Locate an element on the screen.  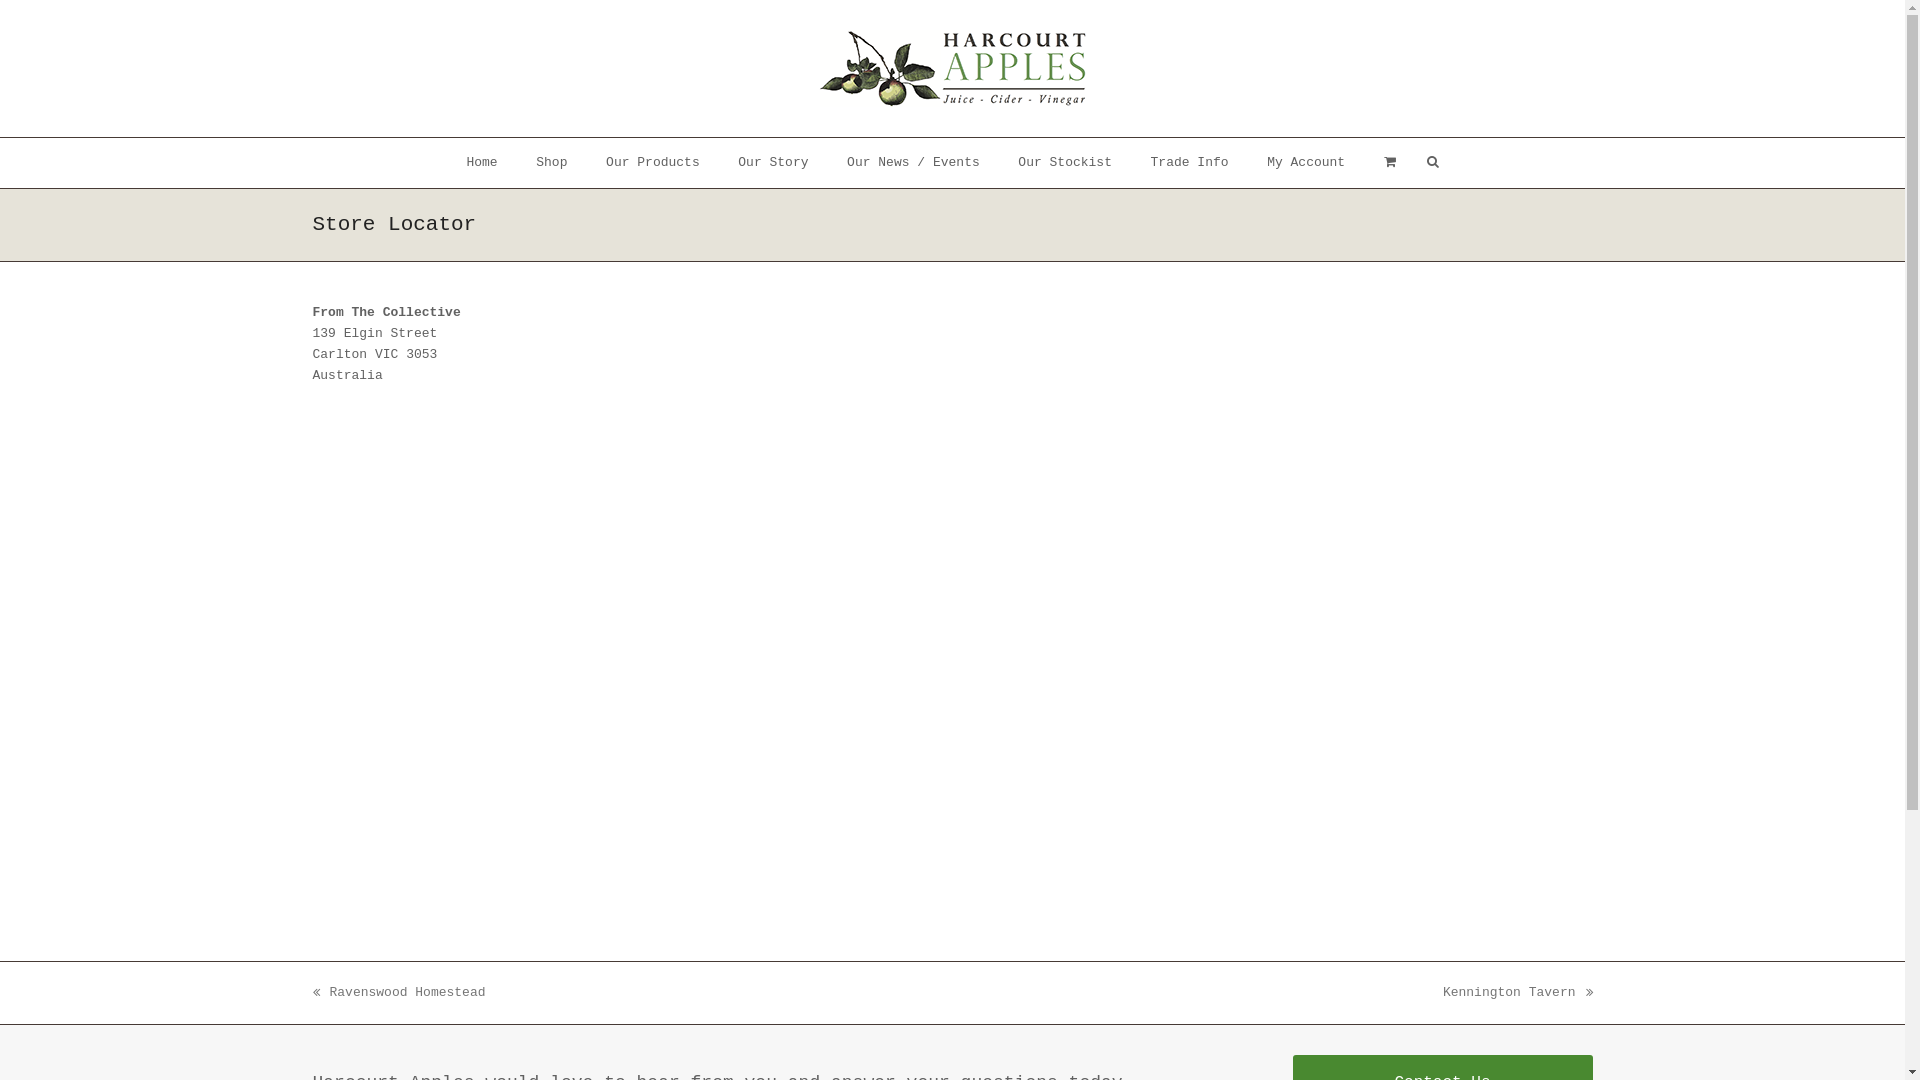
'My Account' is located at coordinates (1306, 161).